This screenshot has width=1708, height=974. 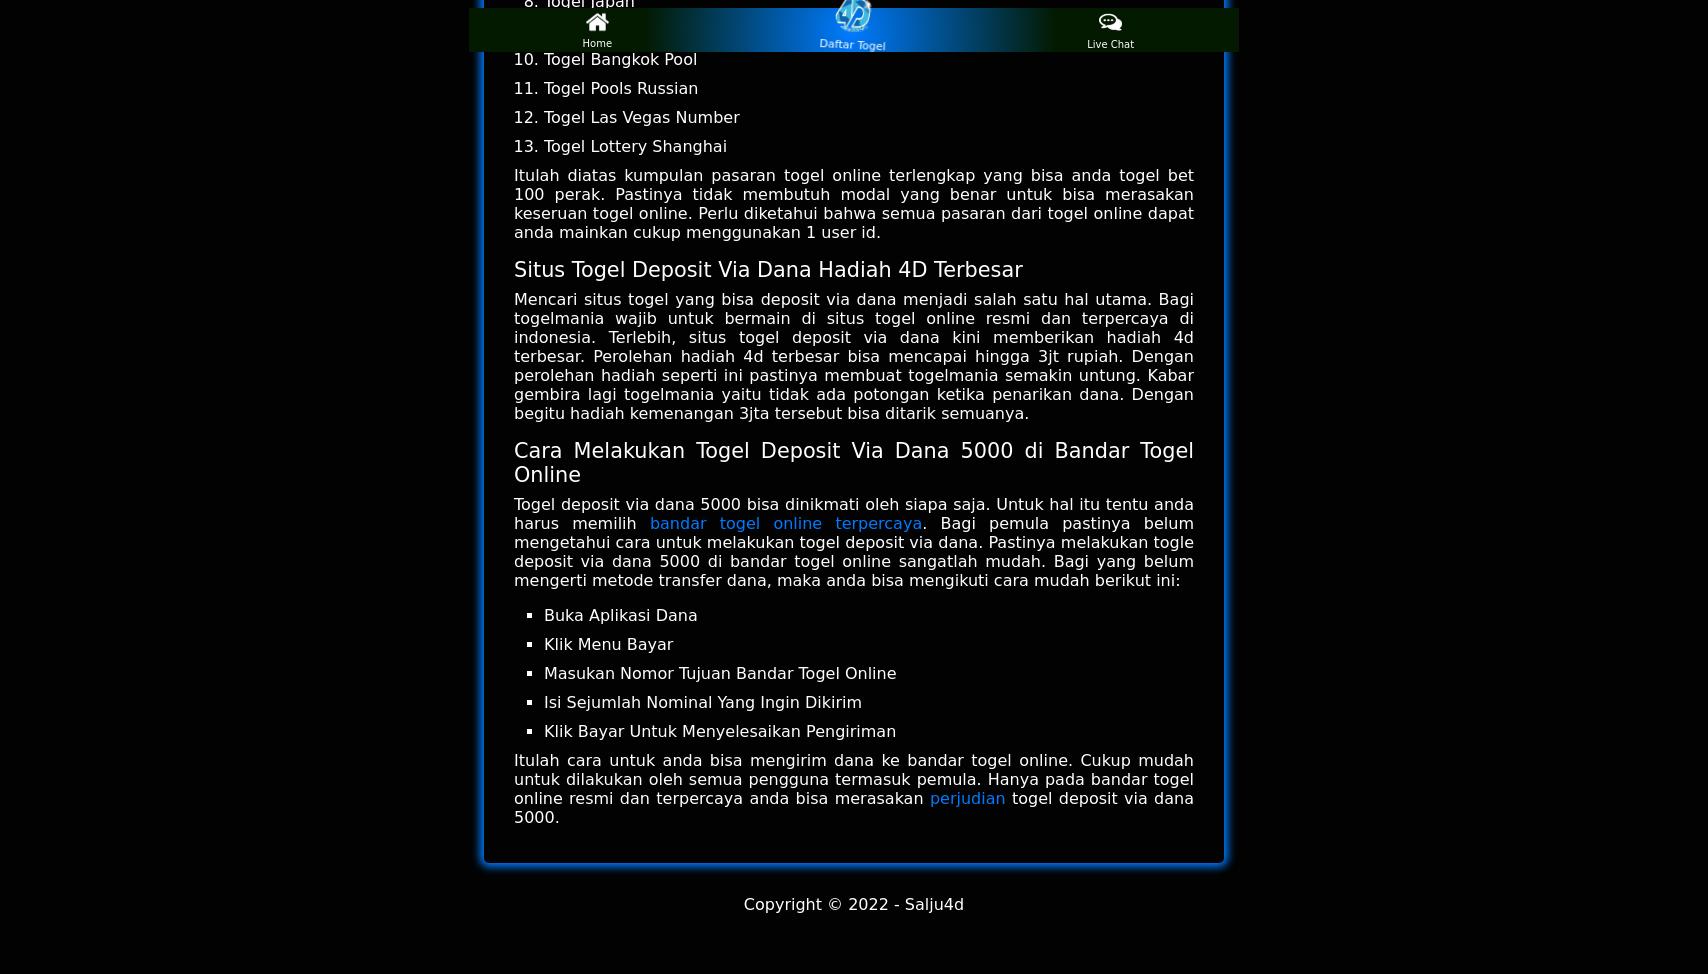 What do you see at coordinates (854, 462) in the screenshot?
I see `'Cara Melakukan Togel Deposit Via Dana 5000 di Bandar Togel Online'` at bounding box center [854, 462].